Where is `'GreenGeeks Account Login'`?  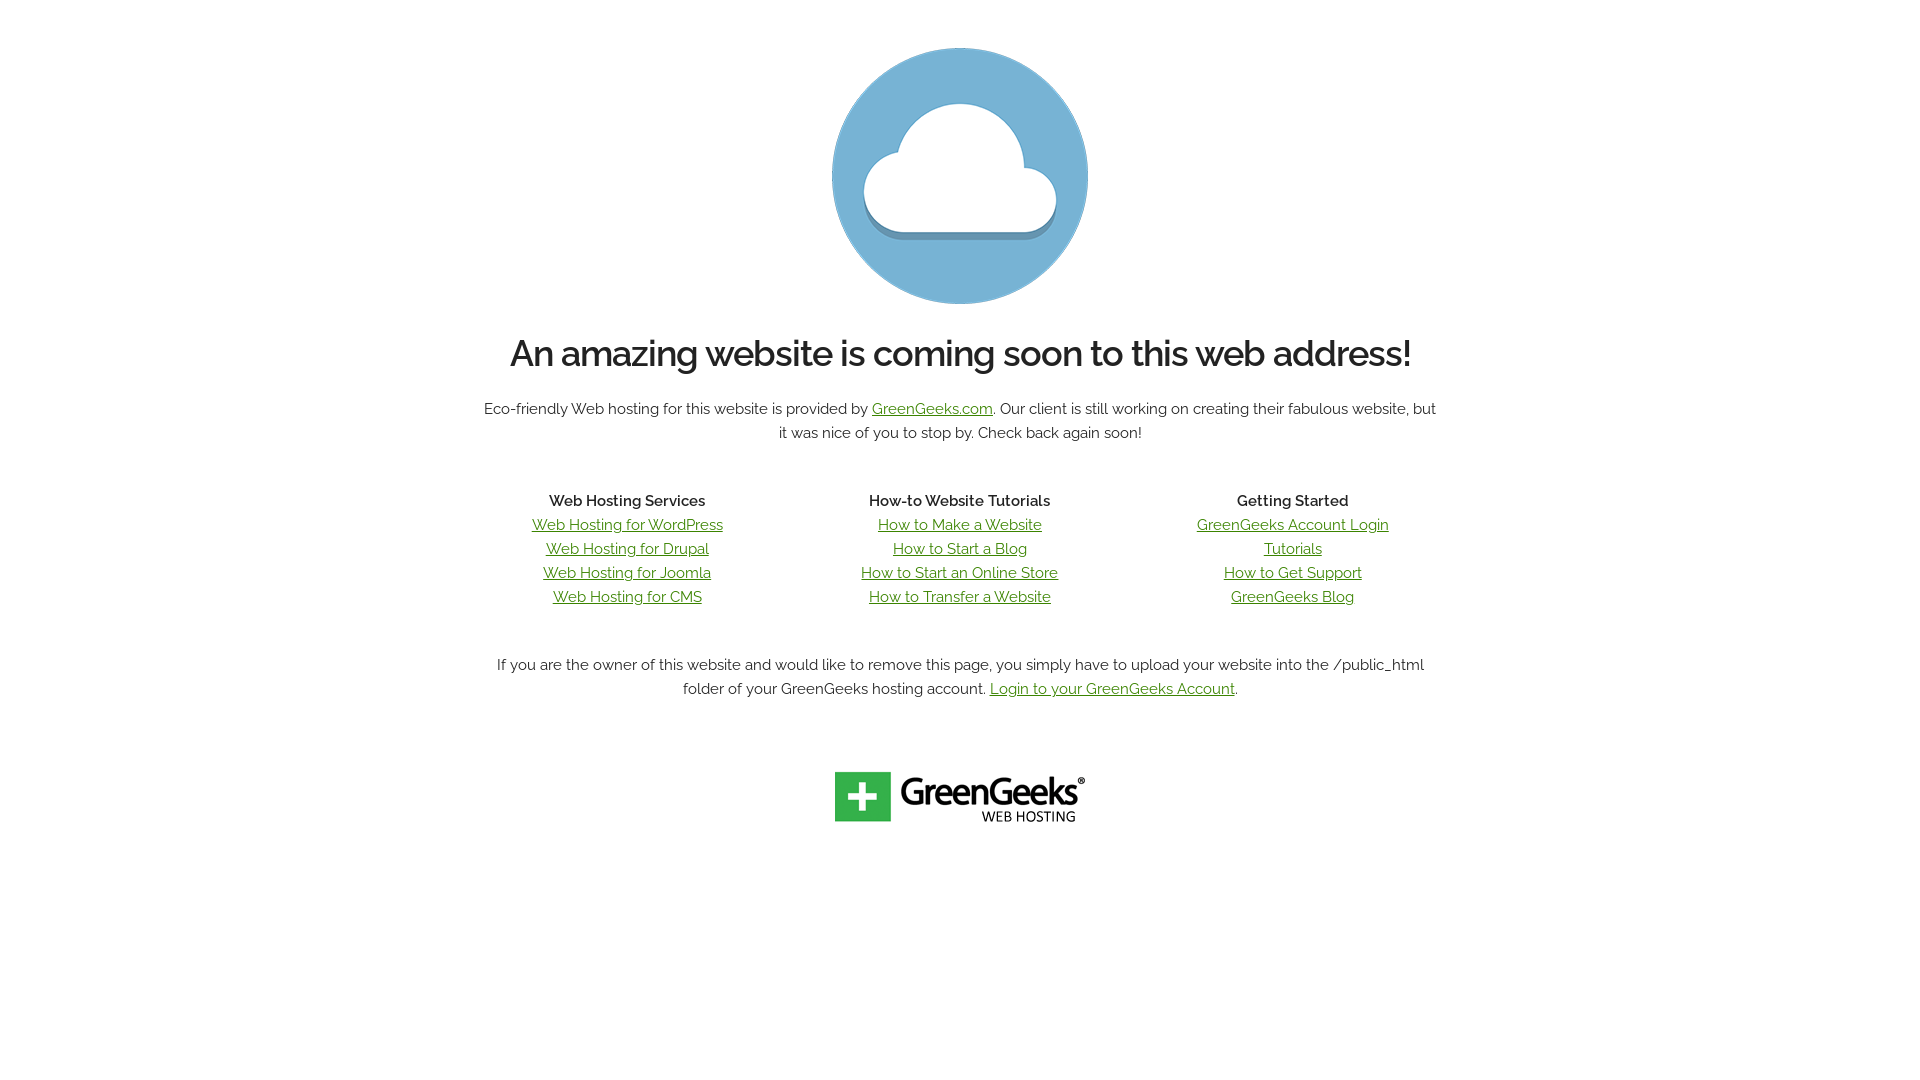
'GreenGeeks Account Login' is located at coordinates (1292, 523).